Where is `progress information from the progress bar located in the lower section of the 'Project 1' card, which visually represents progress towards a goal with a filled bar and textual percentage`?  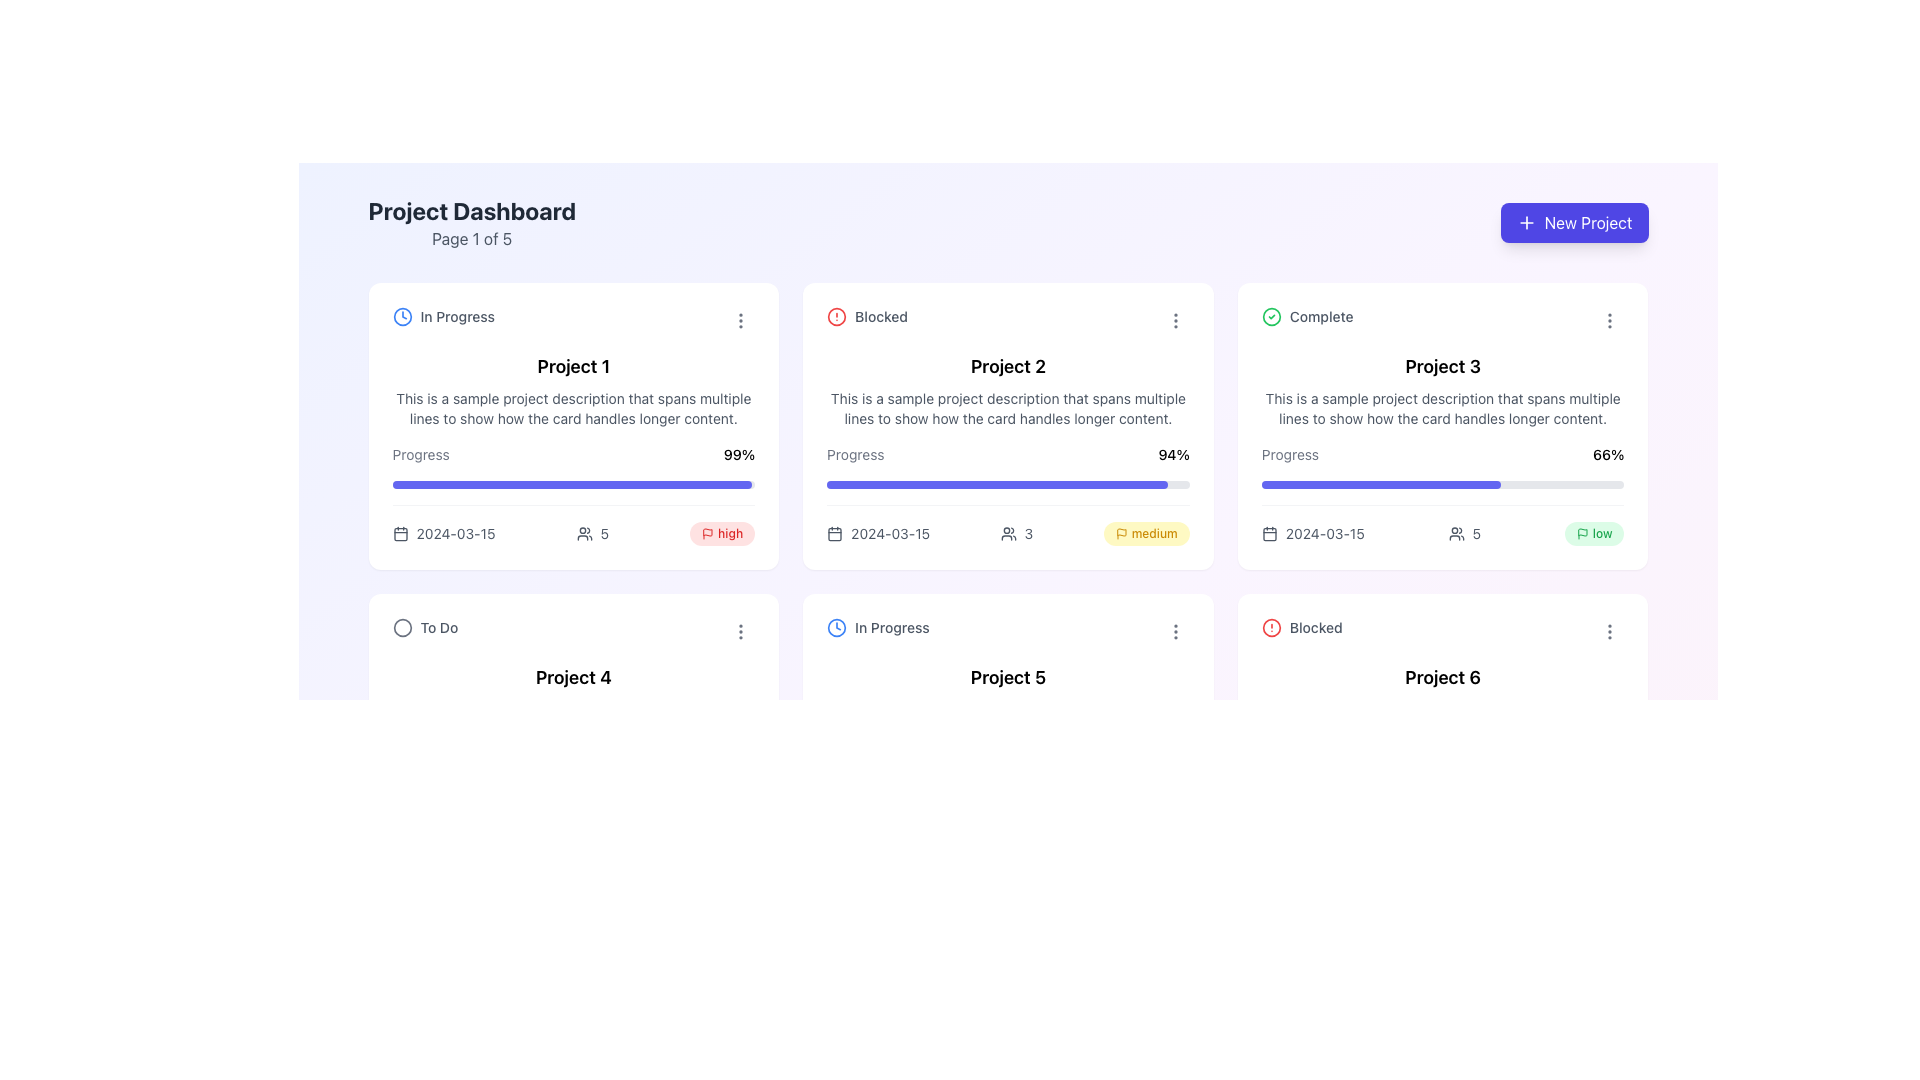 progress information from the progress bar located in the lower section of the 'Project 1' card, which visually represents progress towards a goal with a filled bar and textual percentage is located at coordinates (572, 495).